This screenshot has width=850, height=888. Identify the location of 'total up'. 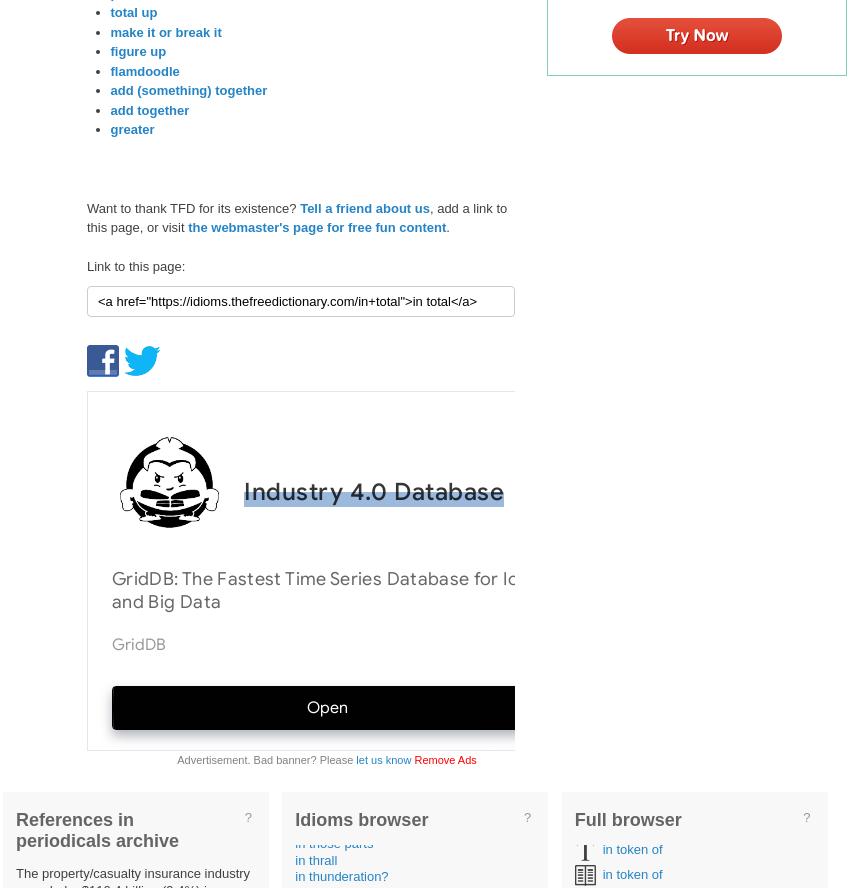
(133, 12).